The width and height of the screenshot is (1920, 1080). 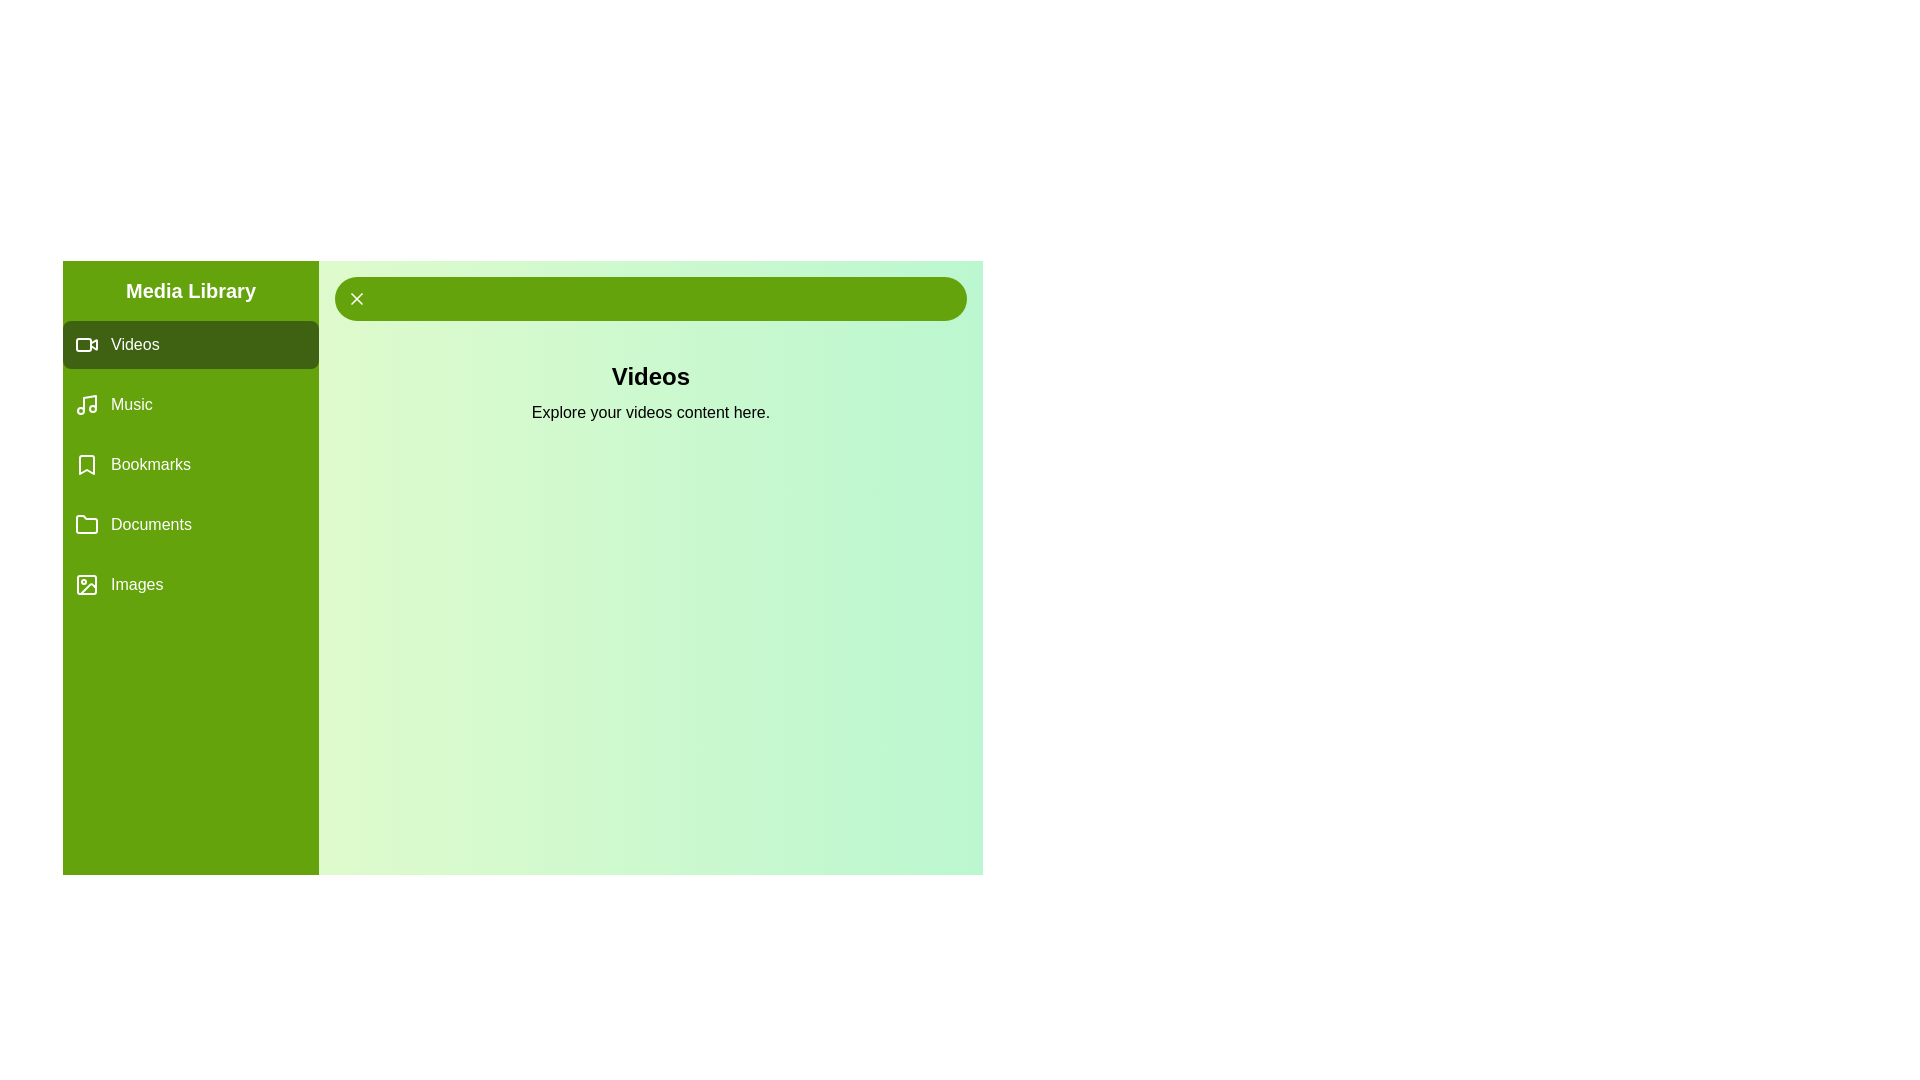 I want to click on the Images tab by clicking on its label in the drawer, so click(x=191, y=585).